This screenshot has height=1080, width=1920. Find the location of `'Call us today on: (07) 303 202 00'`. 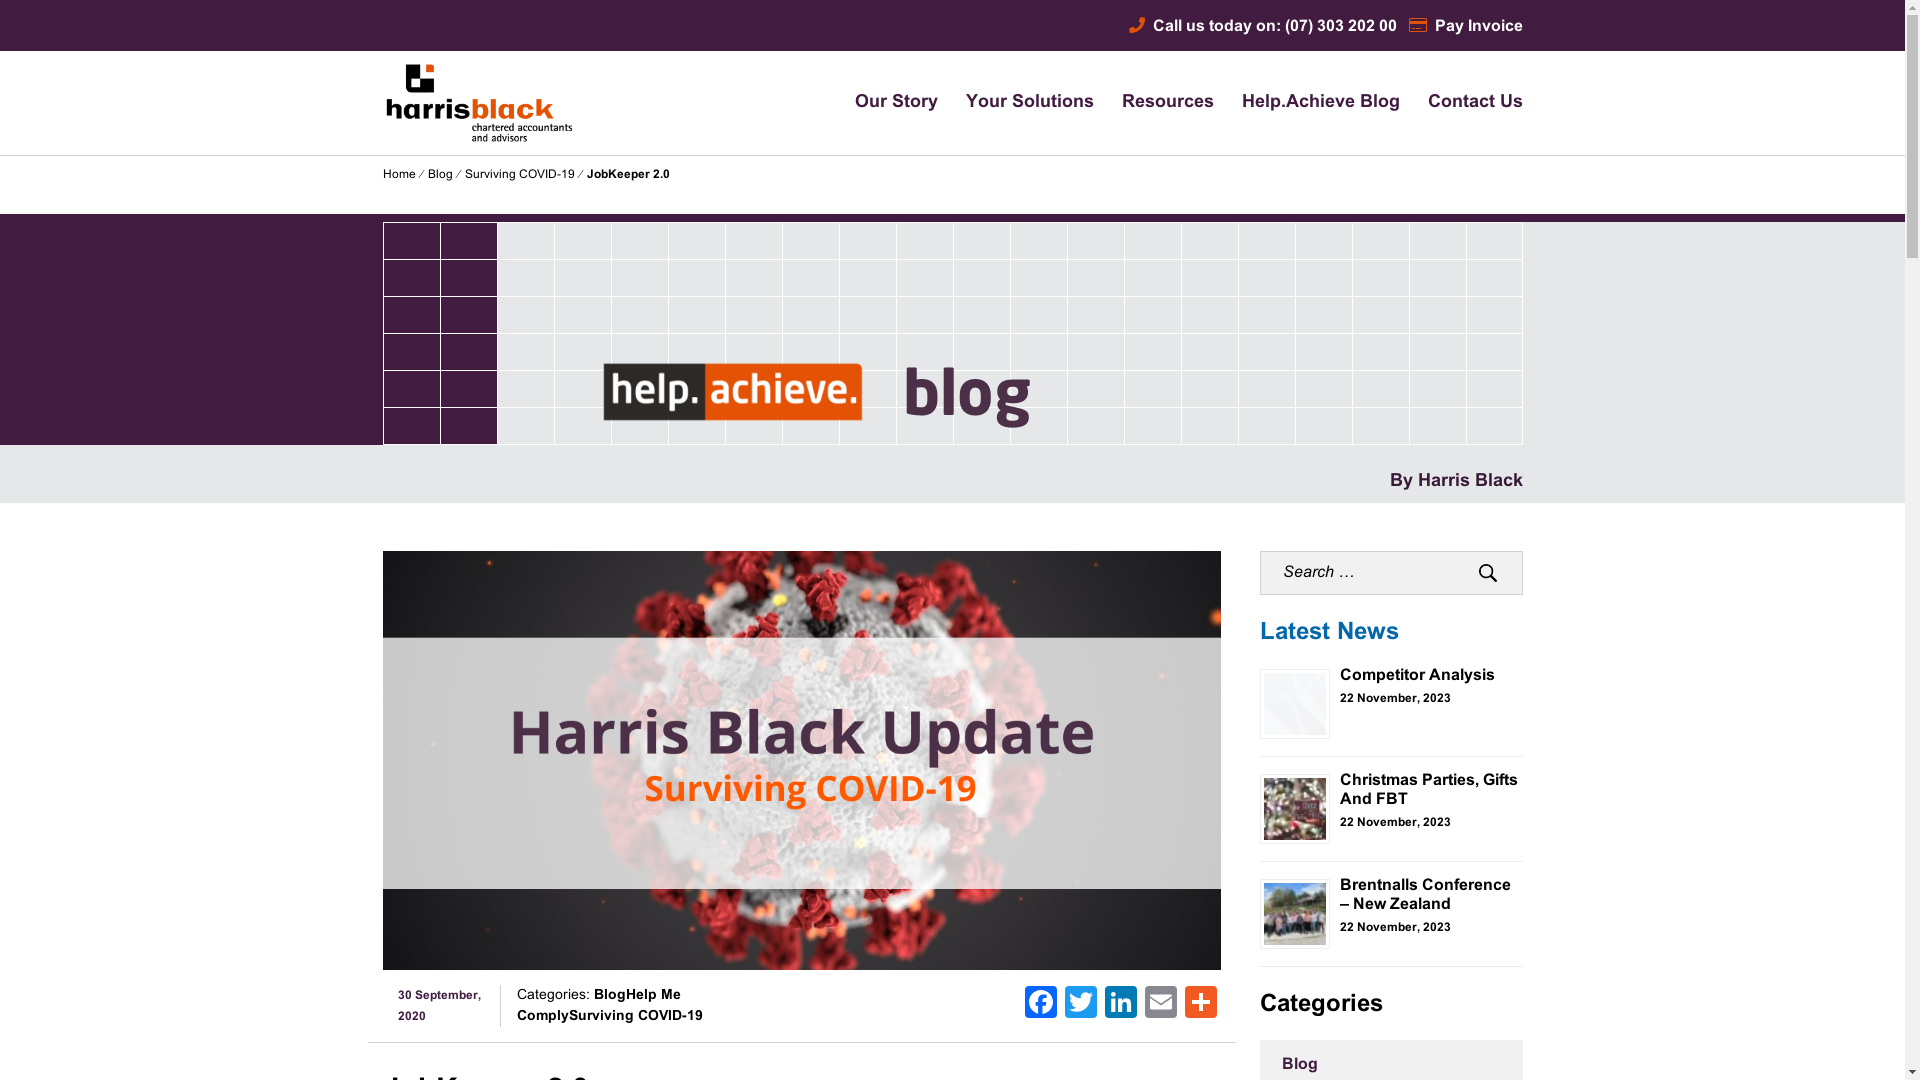

'Call us today on: (07) 303 202 00' is located at coordinates (1261, 26).